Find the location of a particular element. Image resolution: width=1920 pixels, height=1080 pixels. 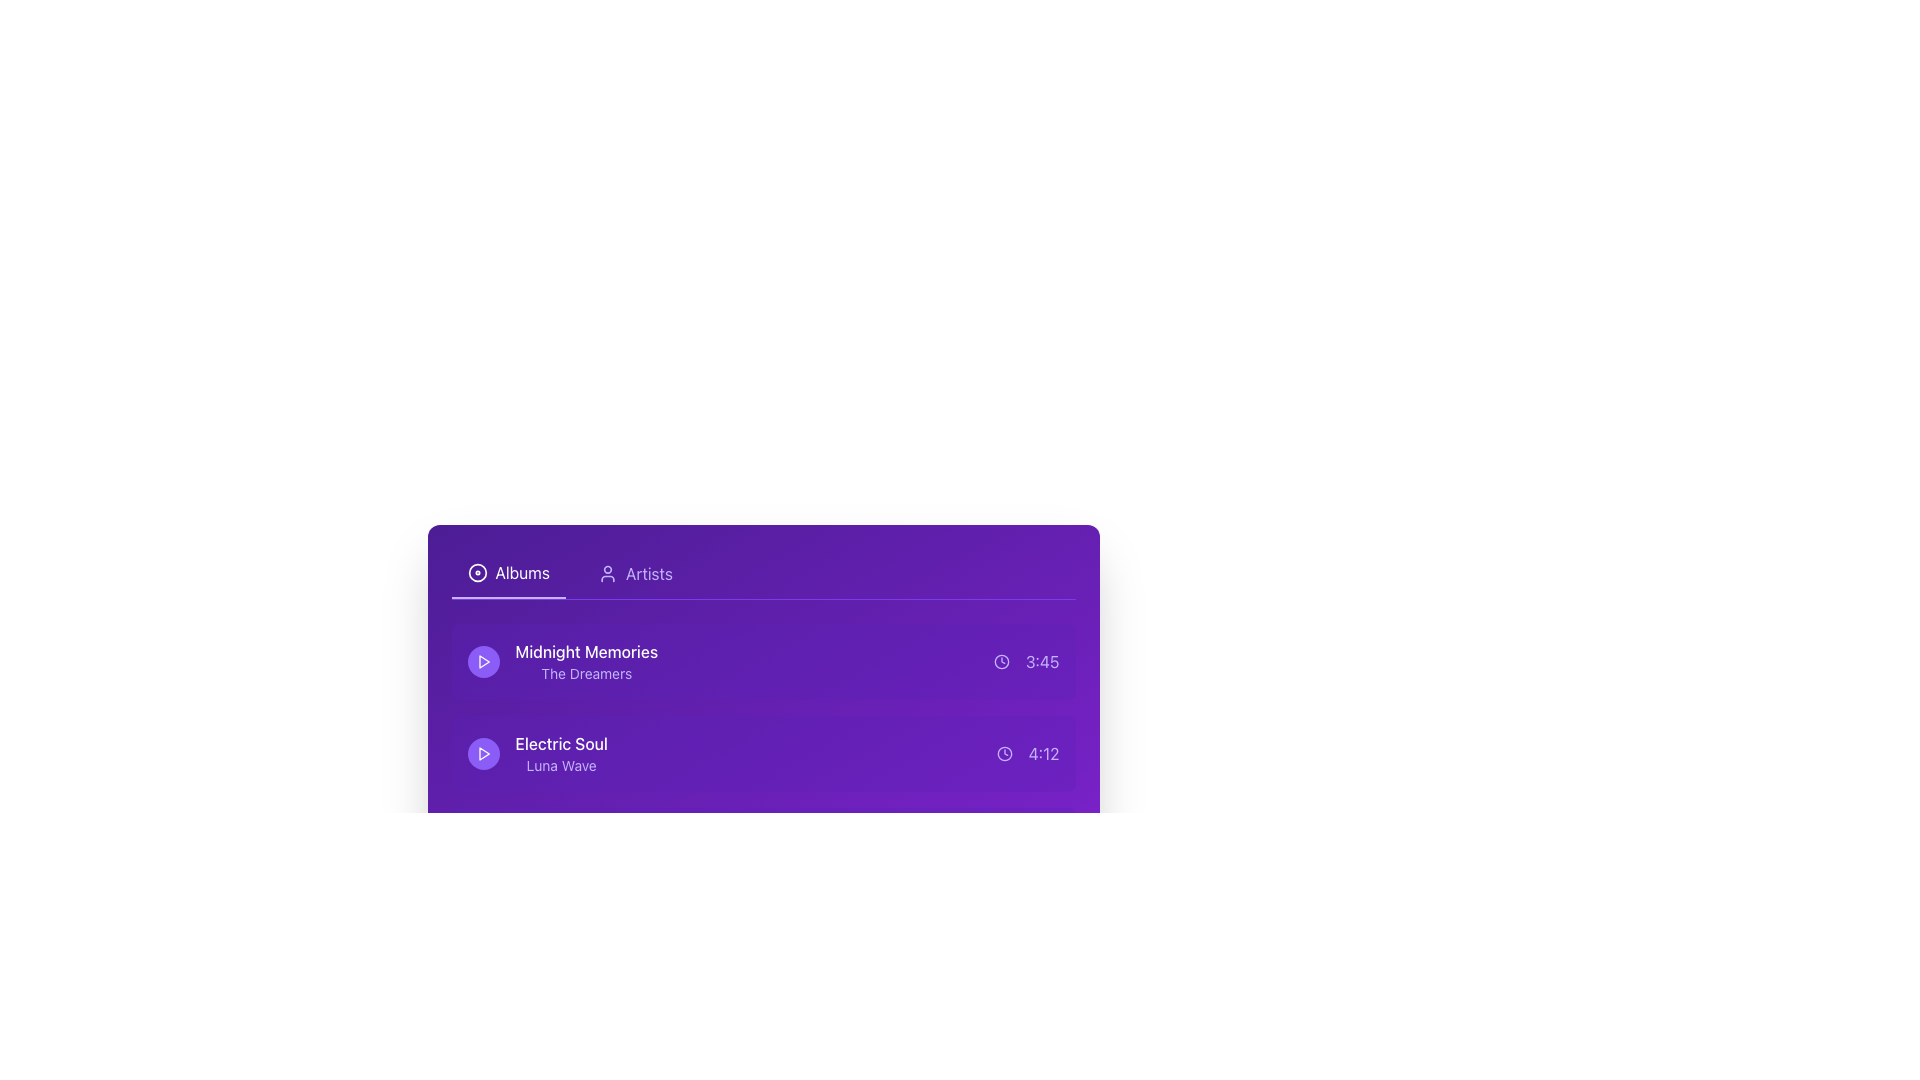

the circular play button with a purple background and a white play icon, located to the left of 'Electric Soul' and 'Luna Wave', to play the associated media is located at coordinates (483, 753).